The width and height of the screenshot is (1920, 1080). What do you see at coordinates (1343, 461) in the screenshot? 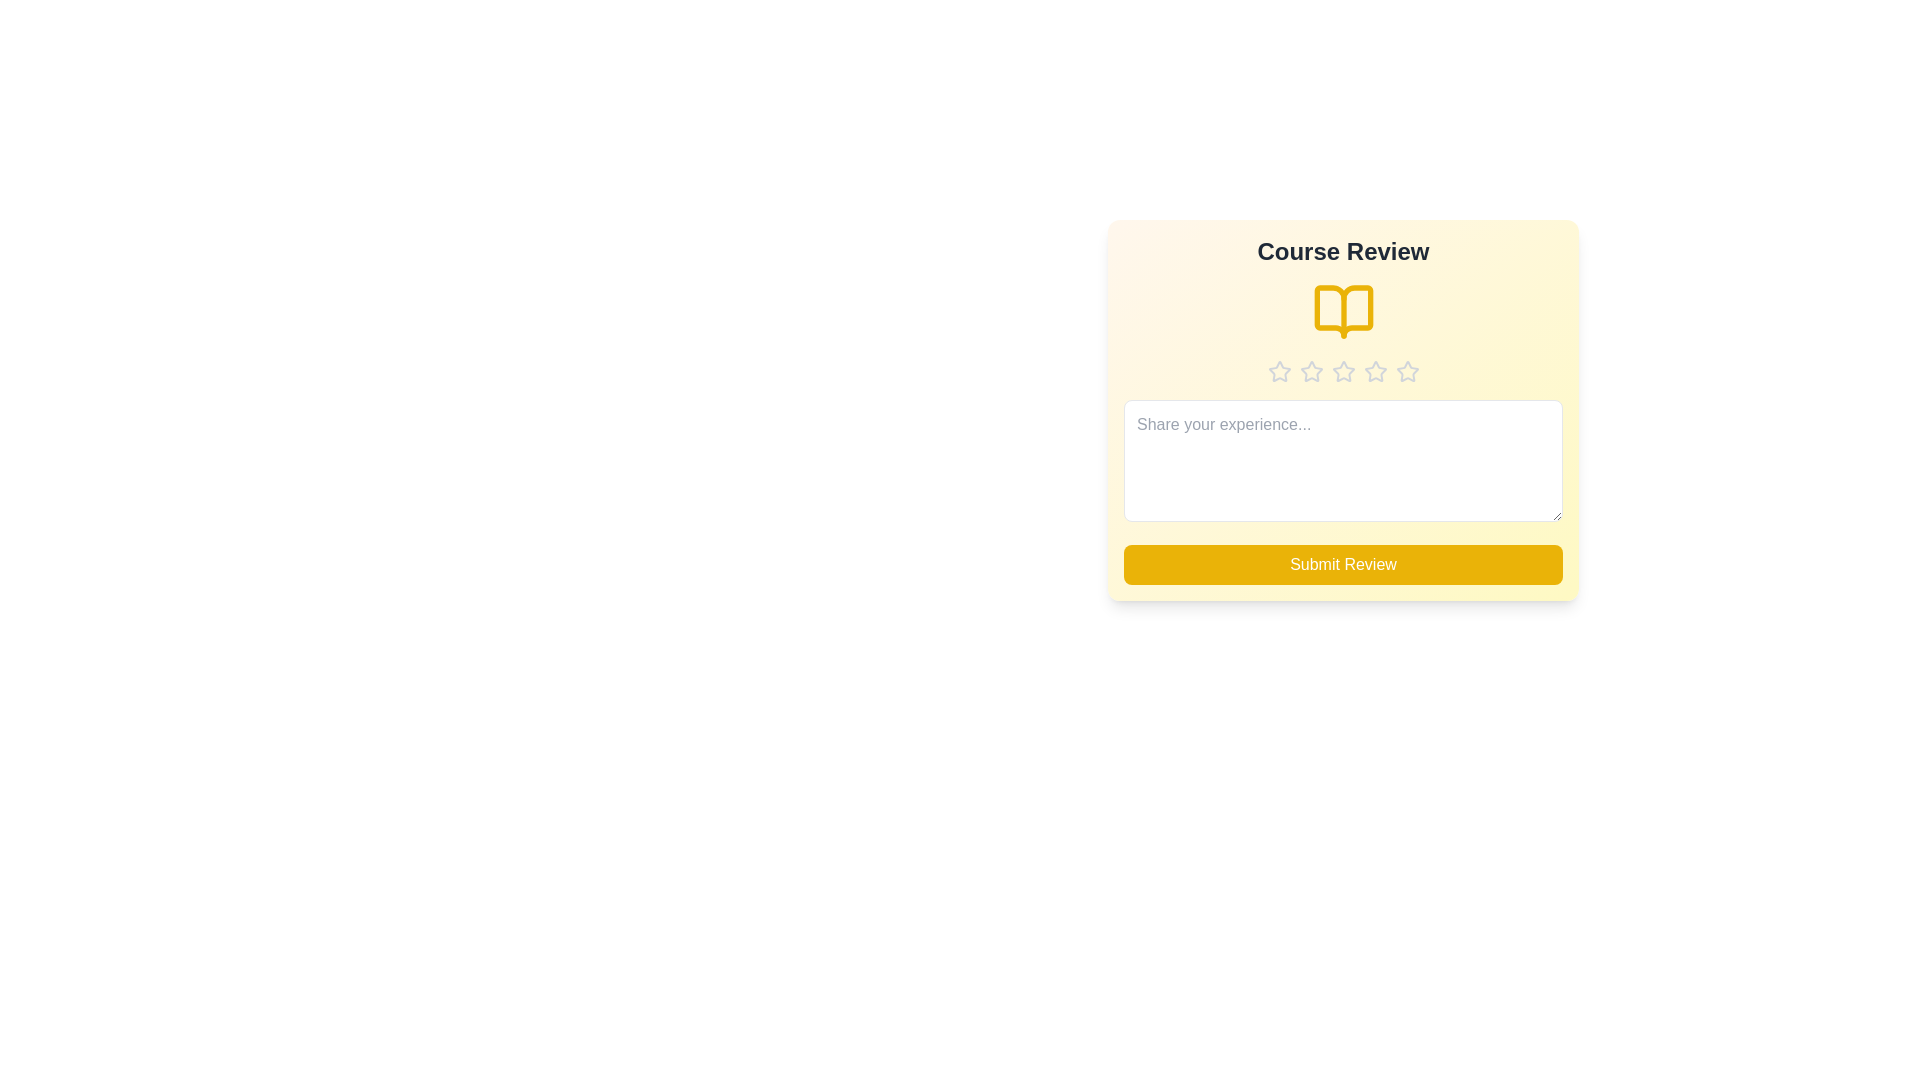
I see `the text area to enable input` at bounding box center [1343, 461].